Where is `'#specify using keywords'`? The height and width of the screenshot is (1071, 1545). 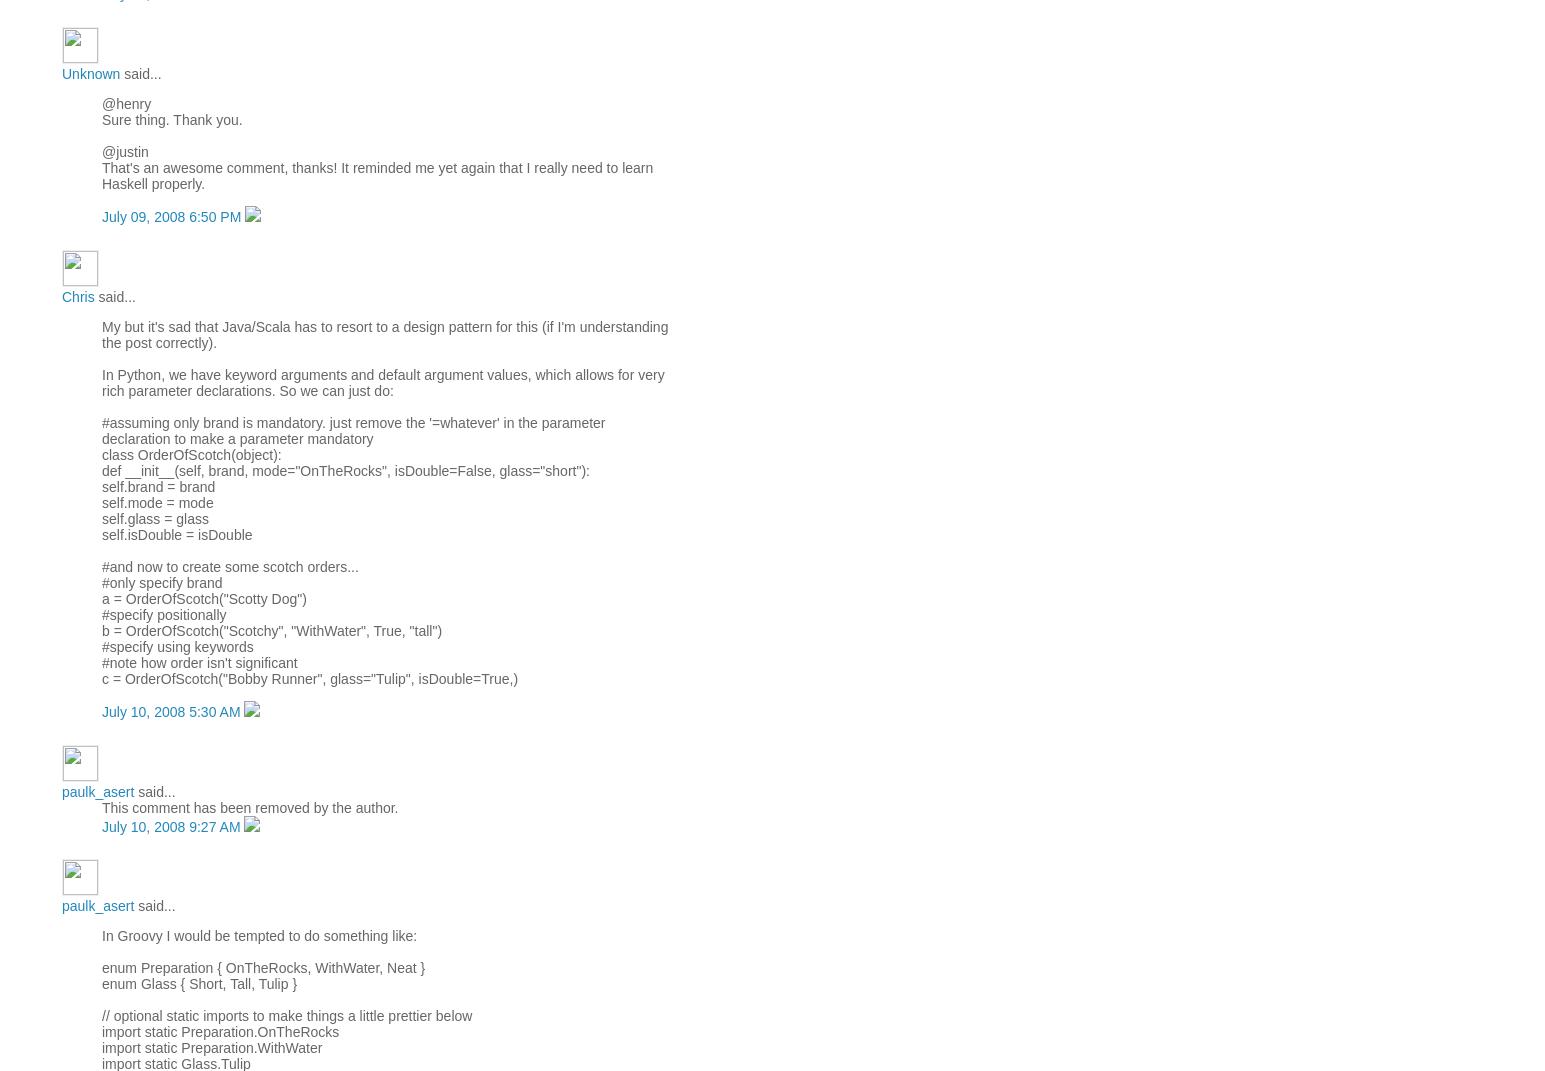 '#specify using keywords' is located at coordinates (177, 645).